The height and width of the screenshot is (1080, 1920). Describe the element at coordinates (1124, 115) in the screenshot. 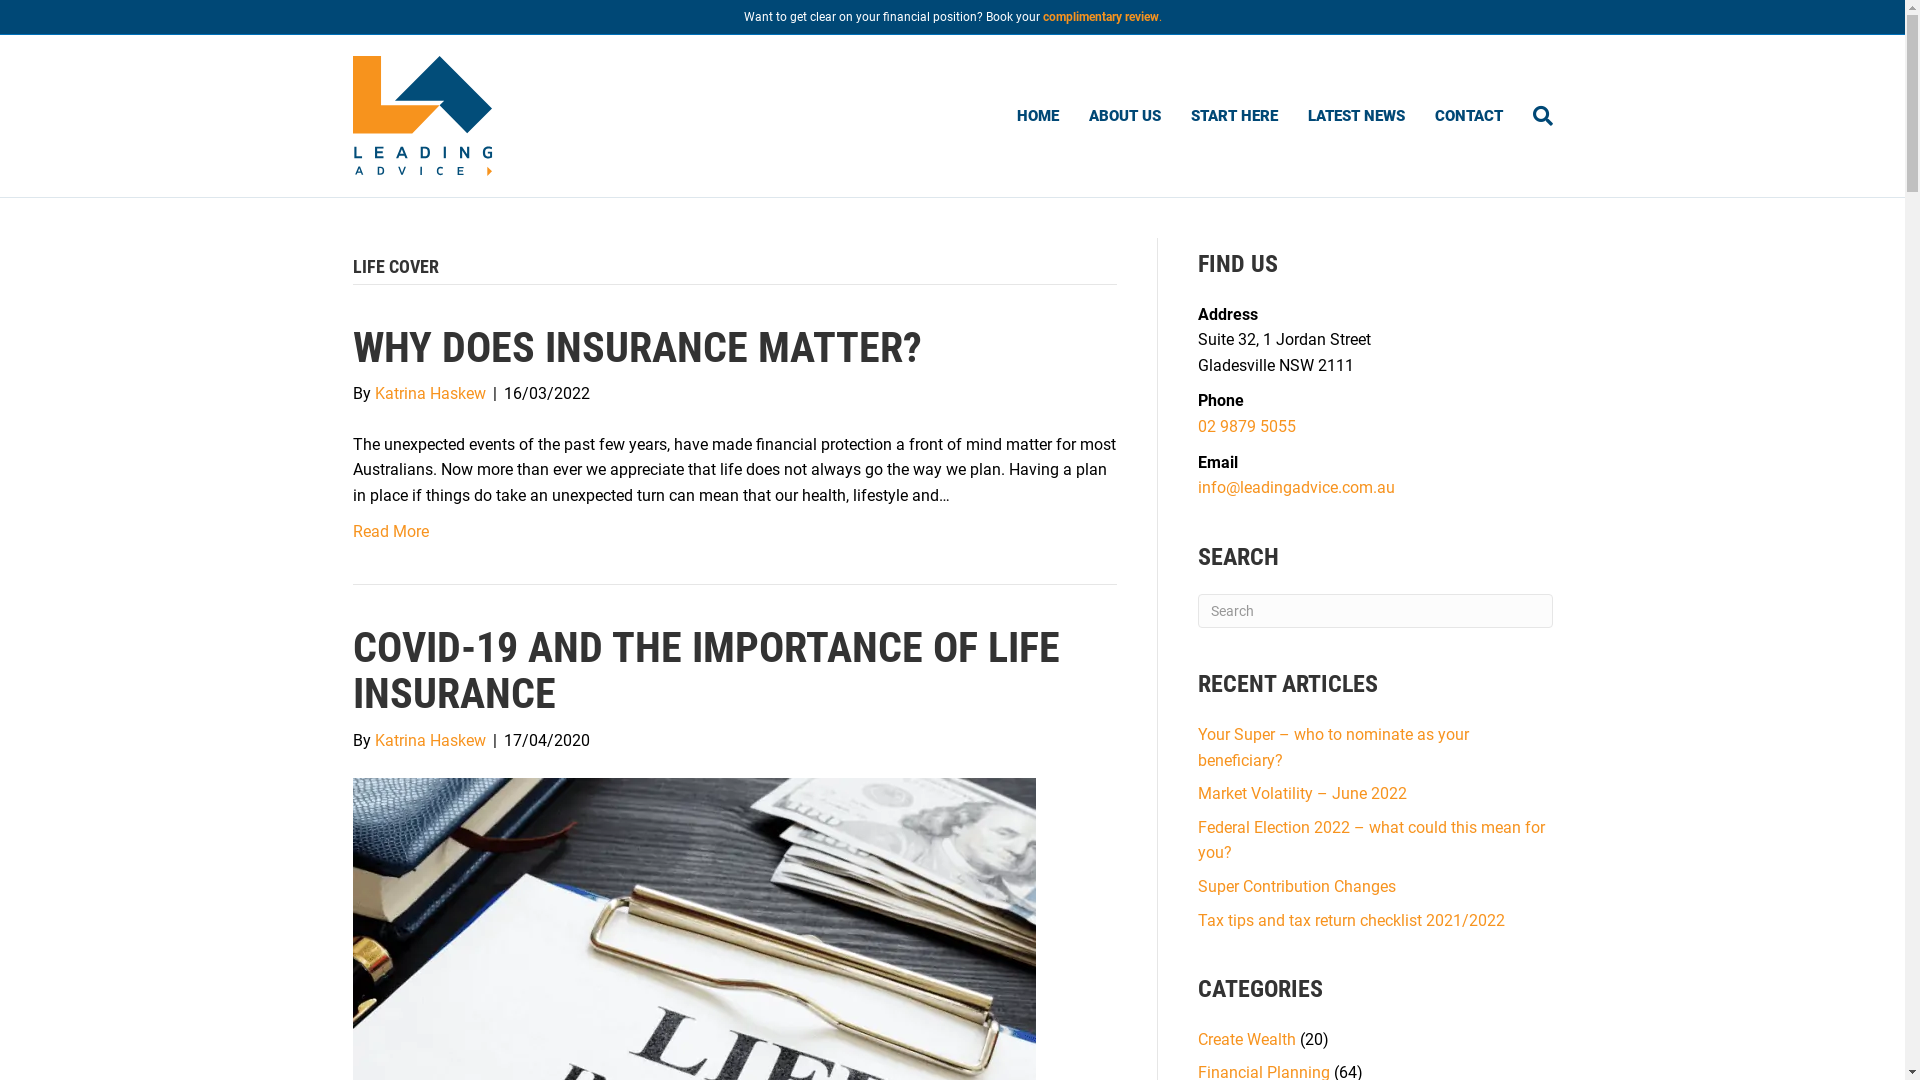

I see `'ABOUT US'` at that location.